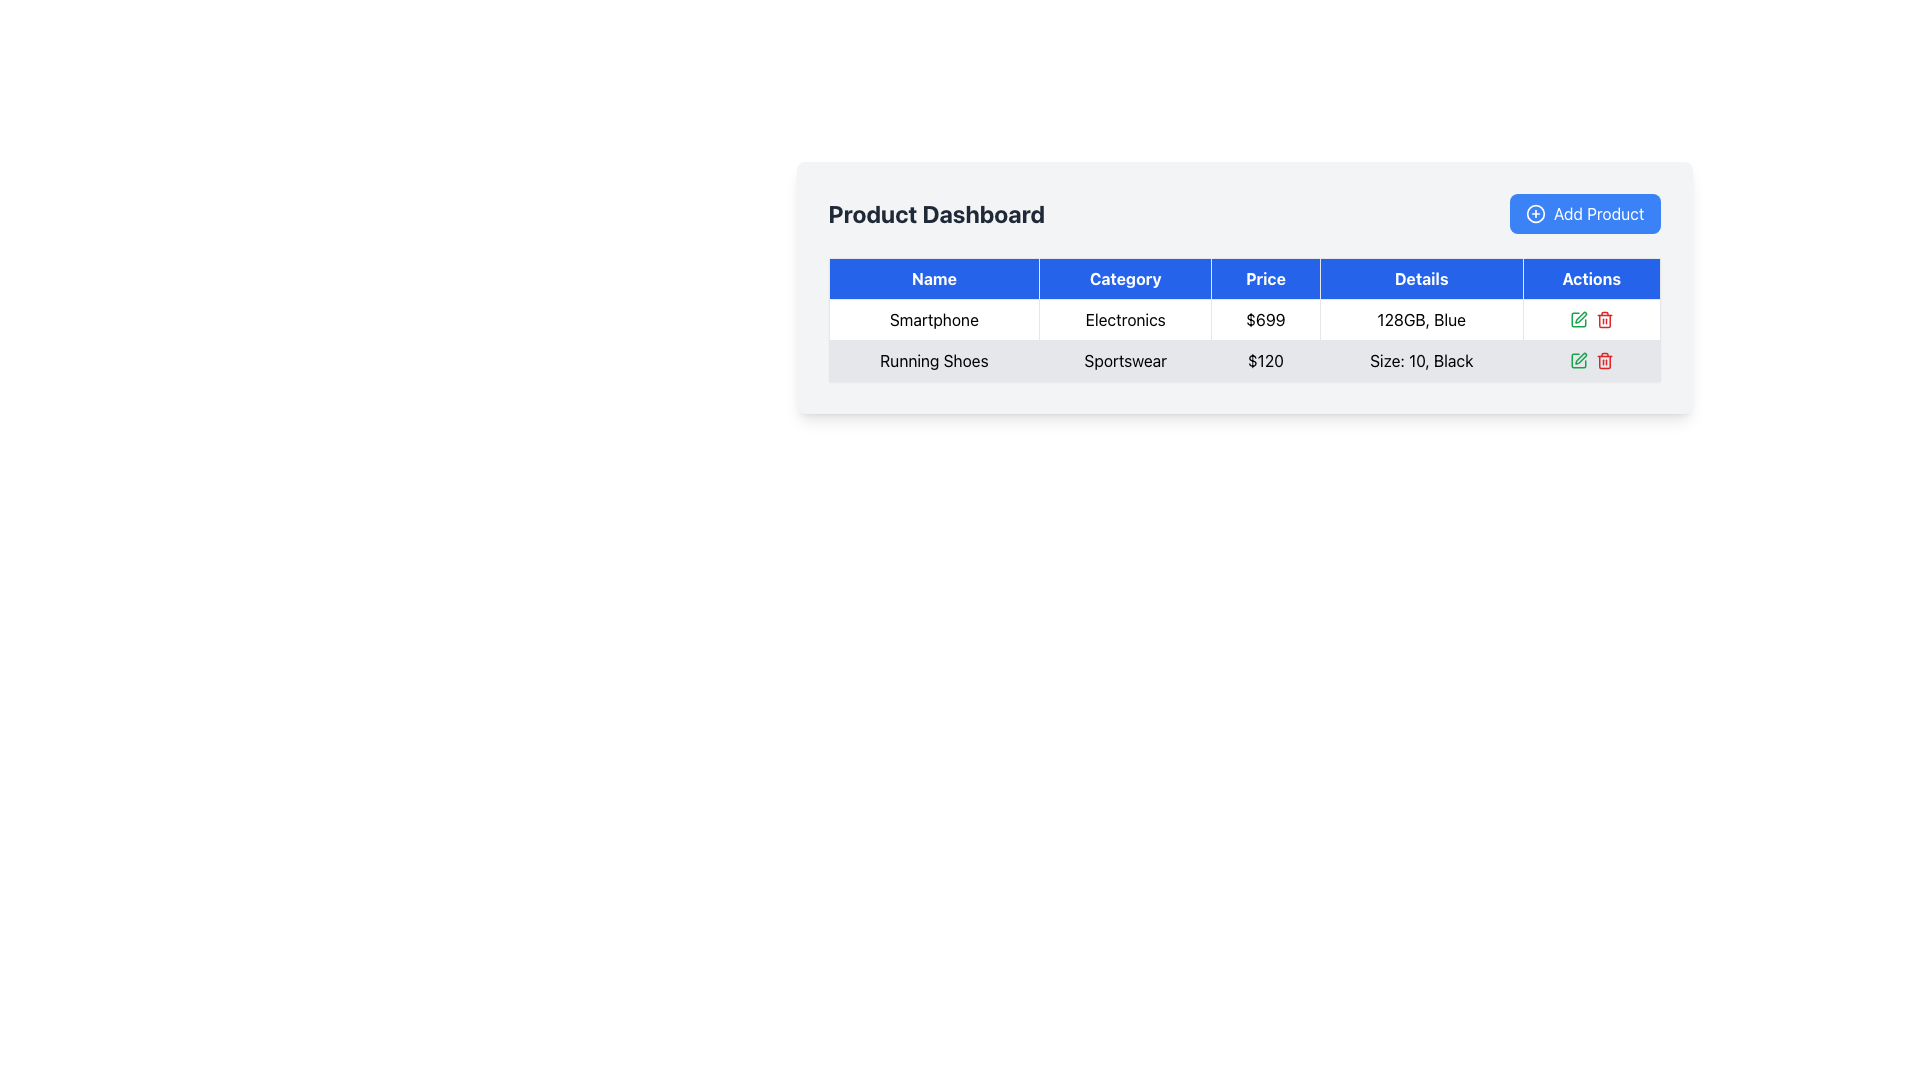 This screenshot has width=1920, height=1080. I want to click on the 'Details' heading button in the fourth column of the table, which has a blue background and white text, so click(1420, 278).